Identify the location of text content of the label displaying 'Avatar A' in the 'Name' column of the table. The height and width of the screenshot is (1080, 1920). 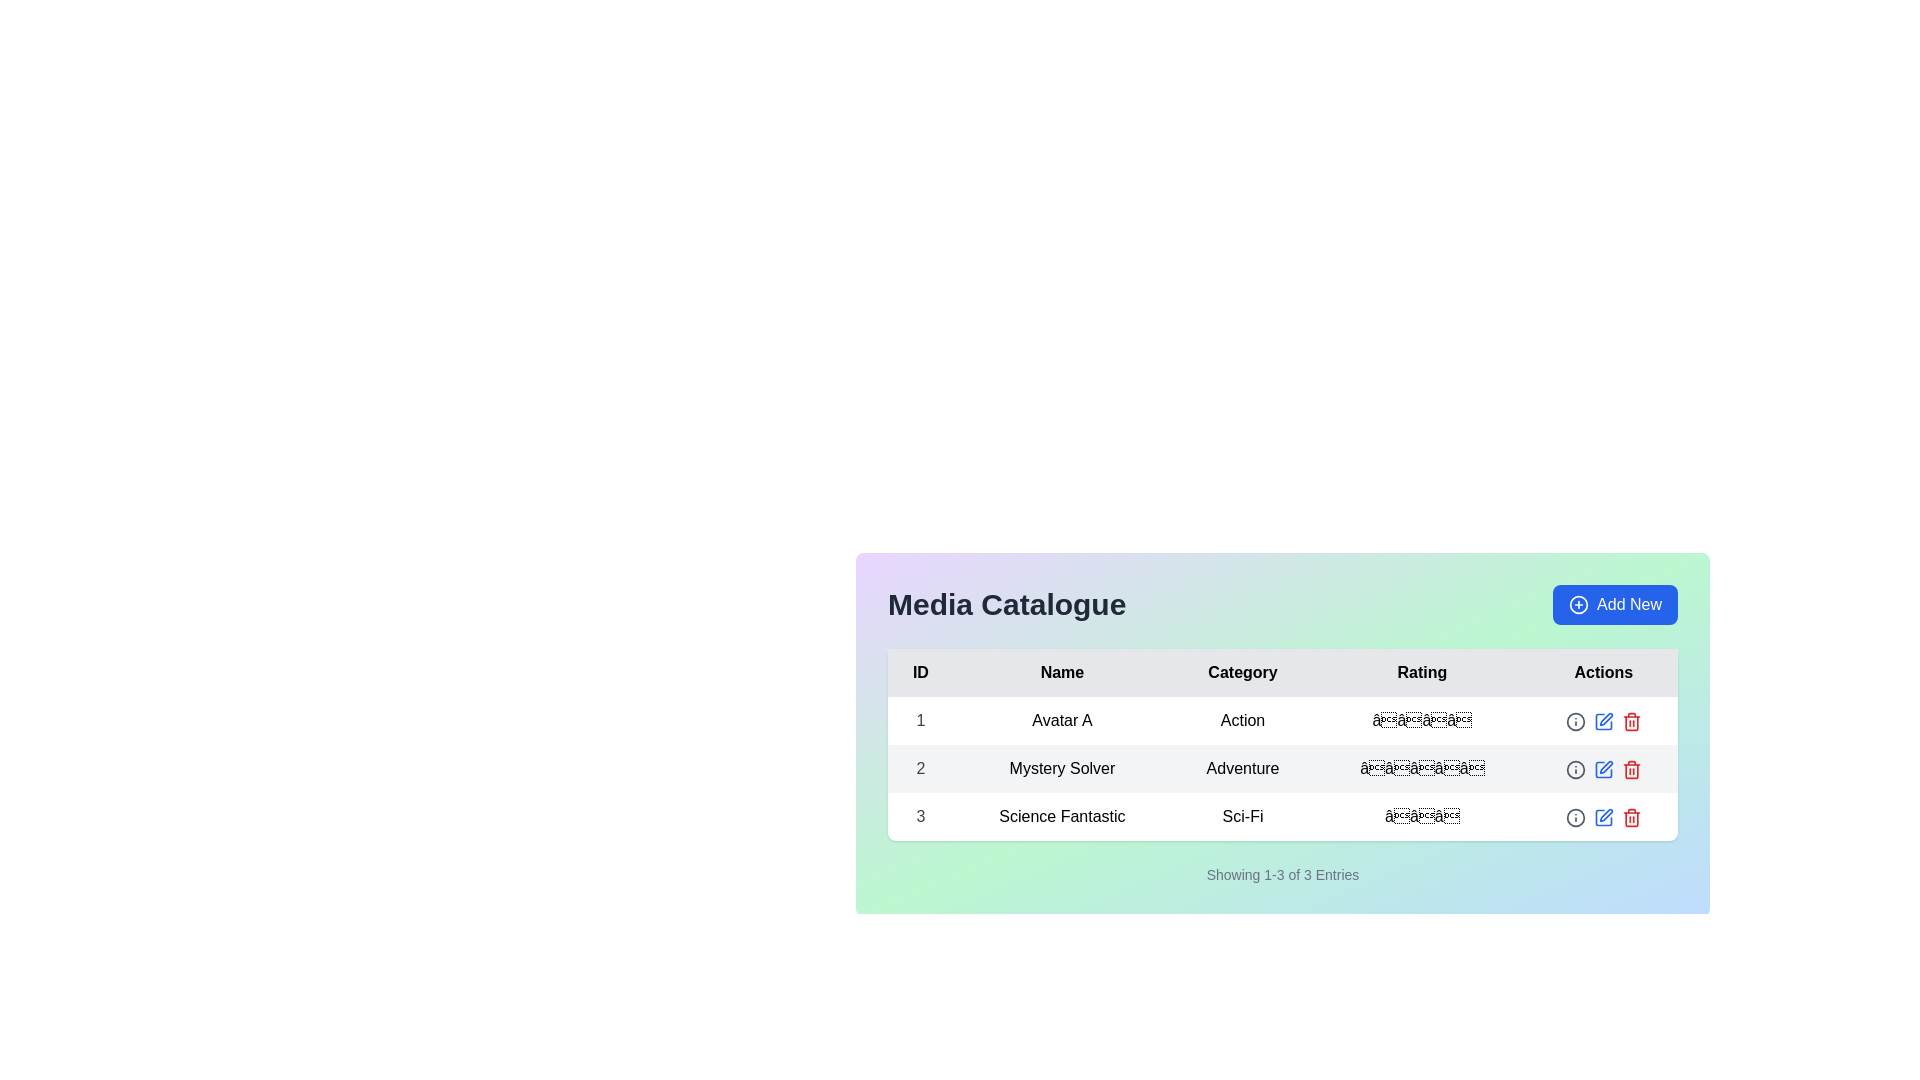
(1061, 721).